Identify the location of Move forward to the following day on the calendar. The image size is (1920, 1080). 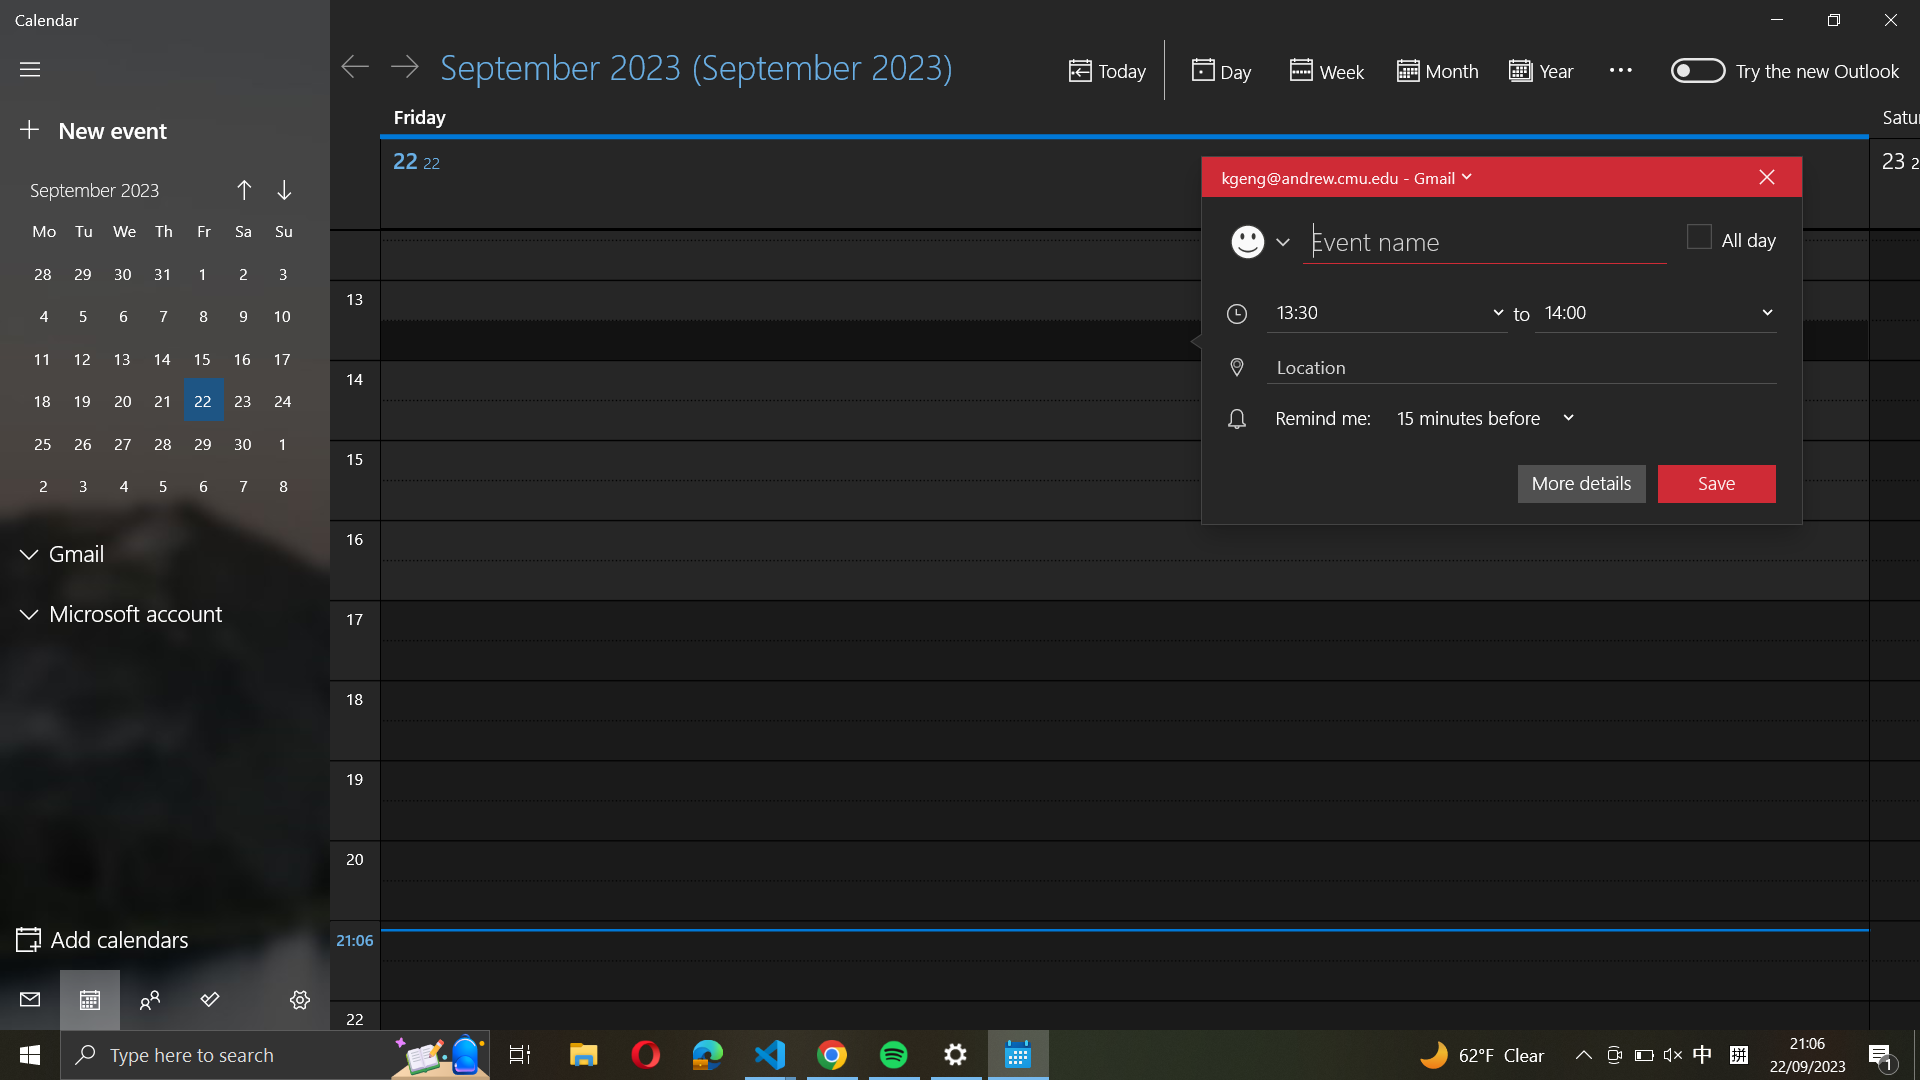
(403, 65).